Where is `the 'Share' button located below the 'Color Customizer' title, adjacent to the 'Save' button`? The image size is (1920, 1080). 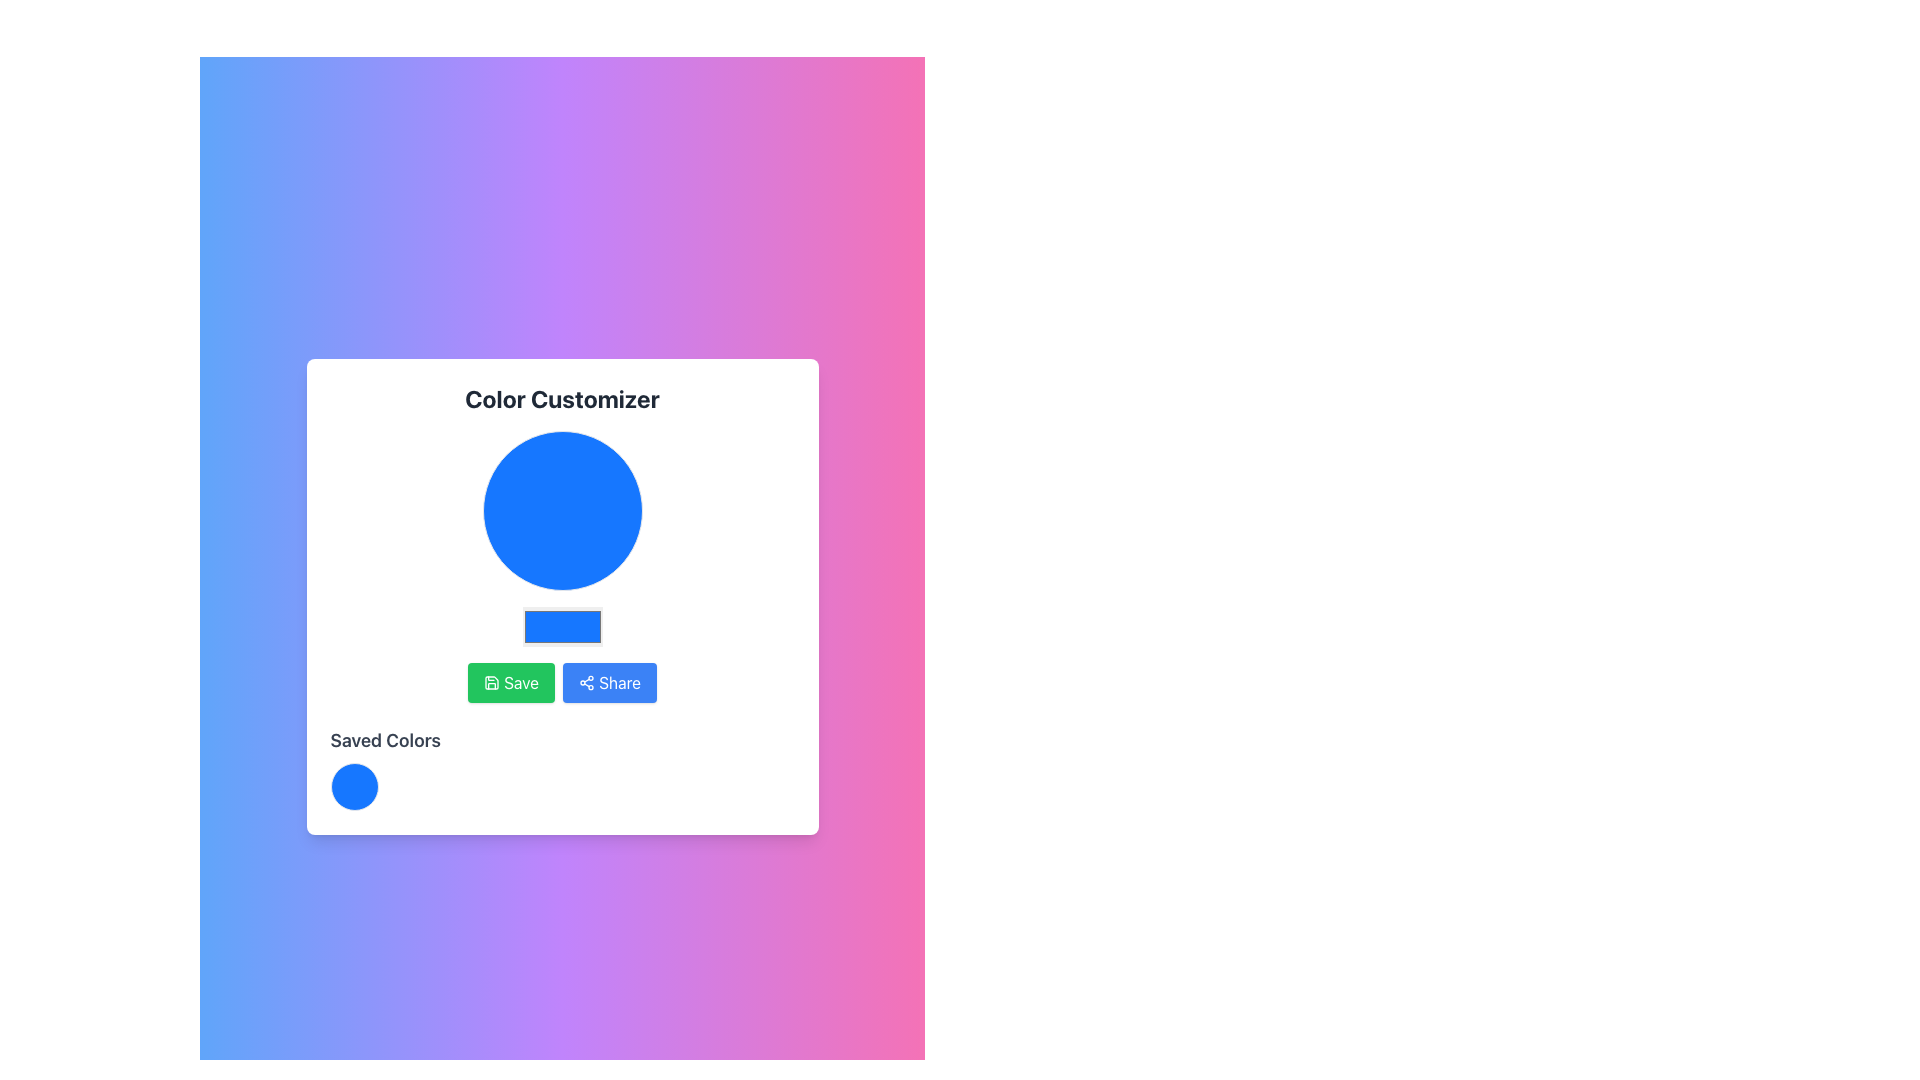 the 'Share' button located below the 'Color Customizer' title, adjacent to the 'Save' button is located at coordinates (608, 681).